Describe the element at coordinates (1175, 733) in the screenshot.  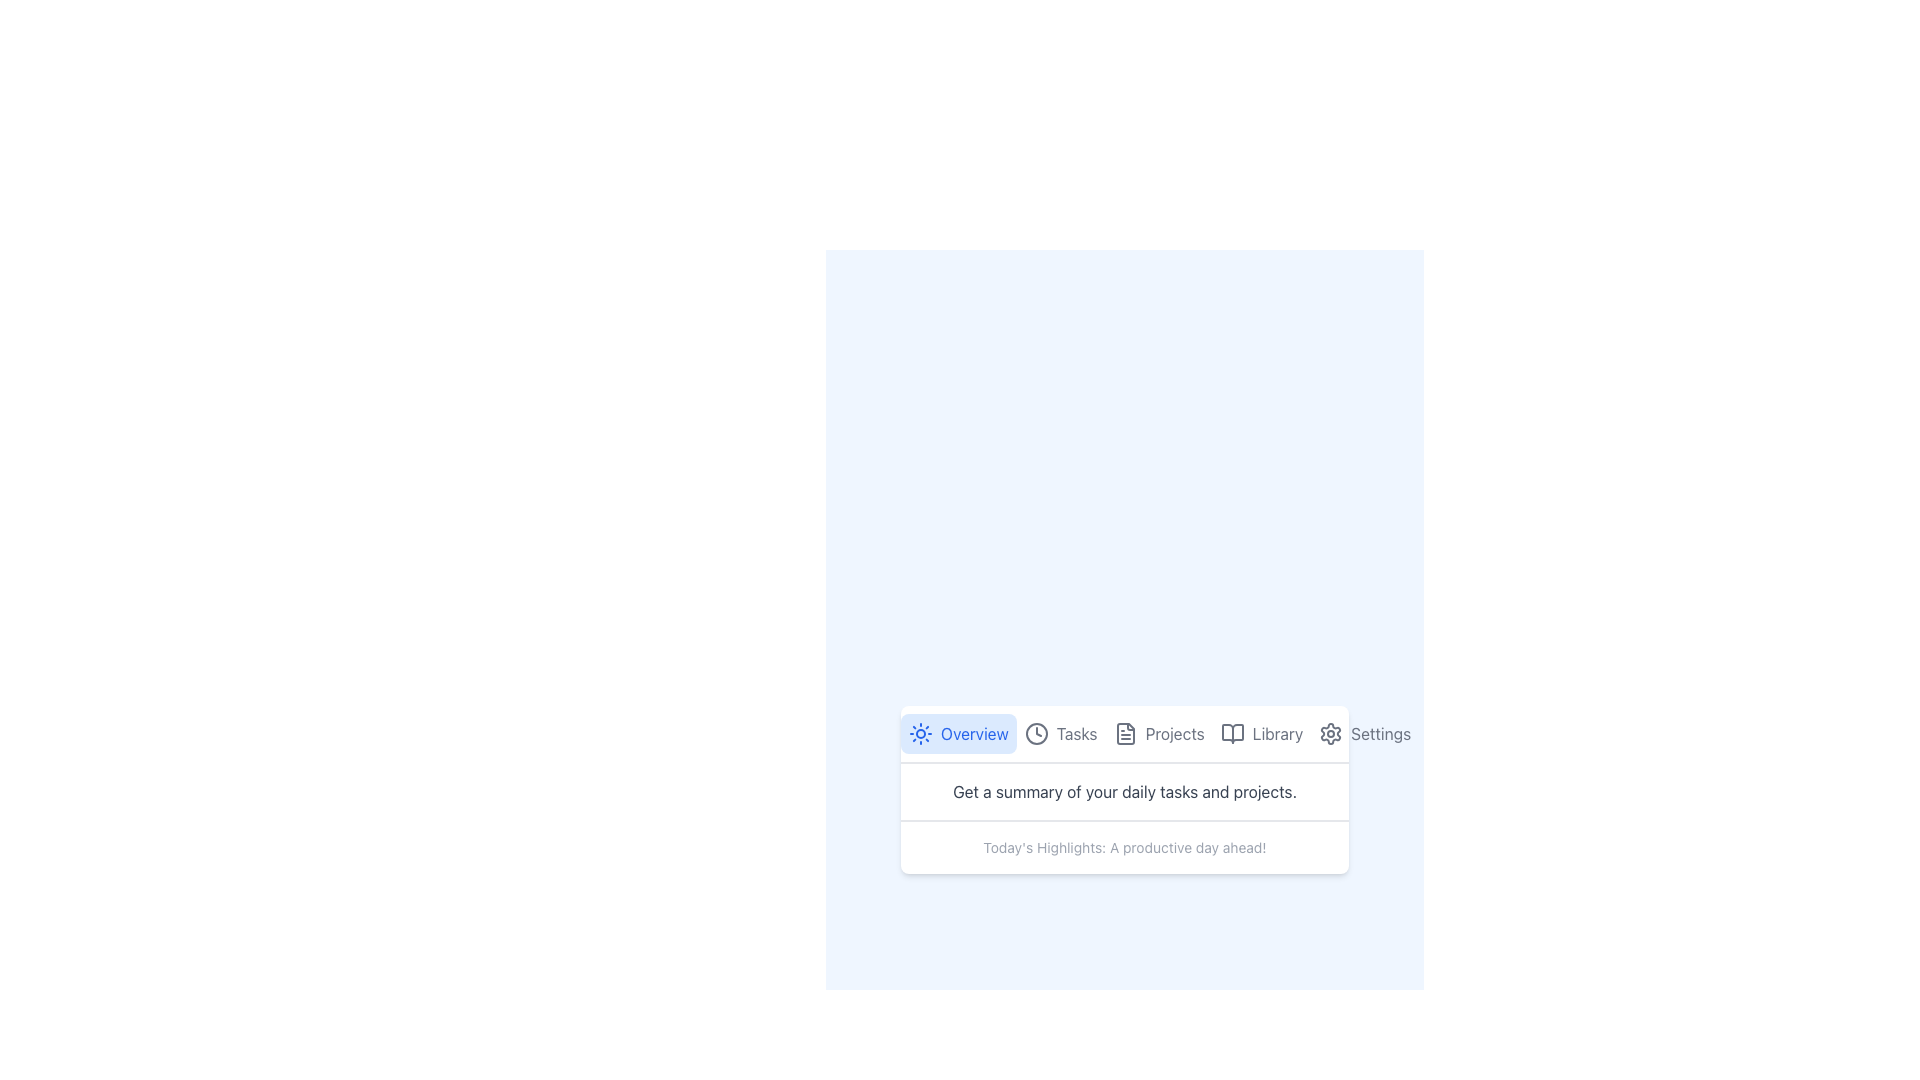
I see `the text label 'Projects' in the navigation bar, which is the third item following 'Tasks' and preceding 'Library'` at that location.